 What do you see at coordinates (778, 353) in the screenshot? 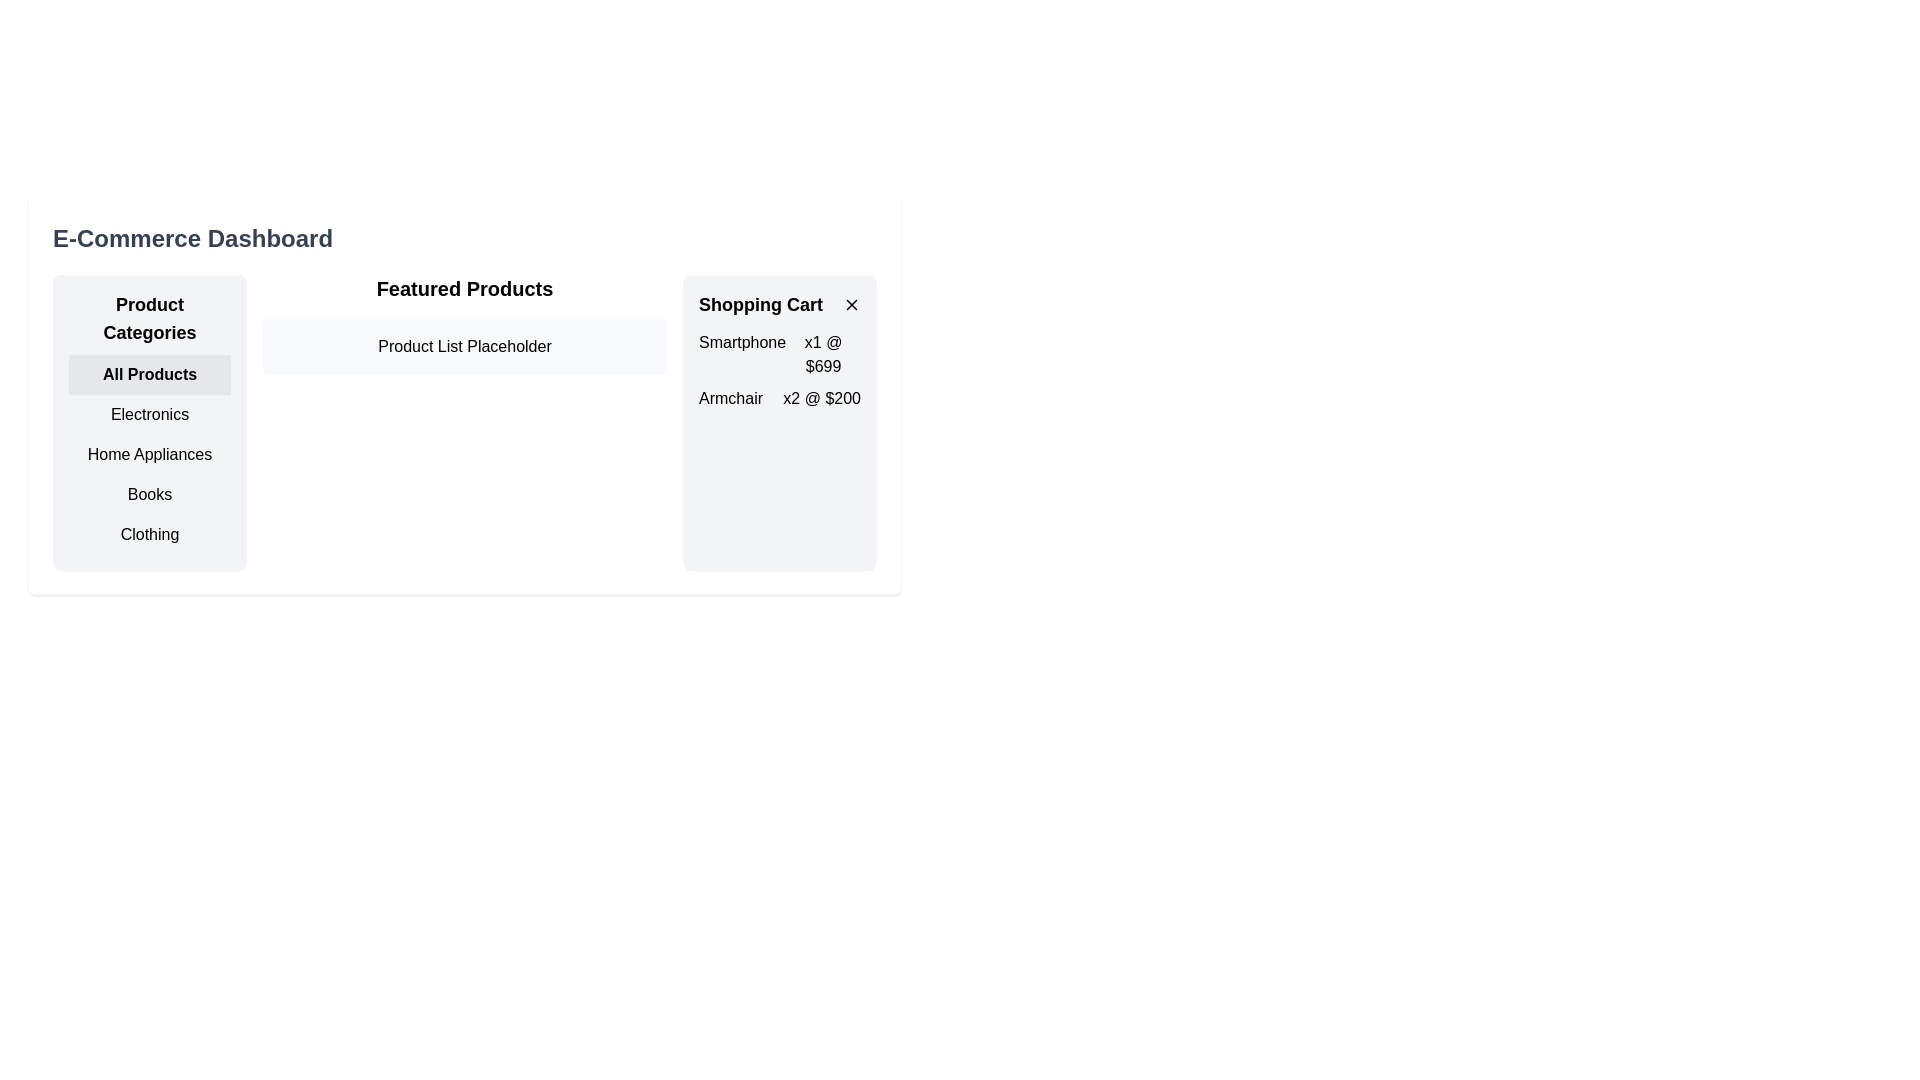
I see `the text label displaying 'Smartphone' with quantity 'x1' and price '$699' in the 'Shopping Cart' section by moving the cursor to its center point` at bounding box center [778, 353].